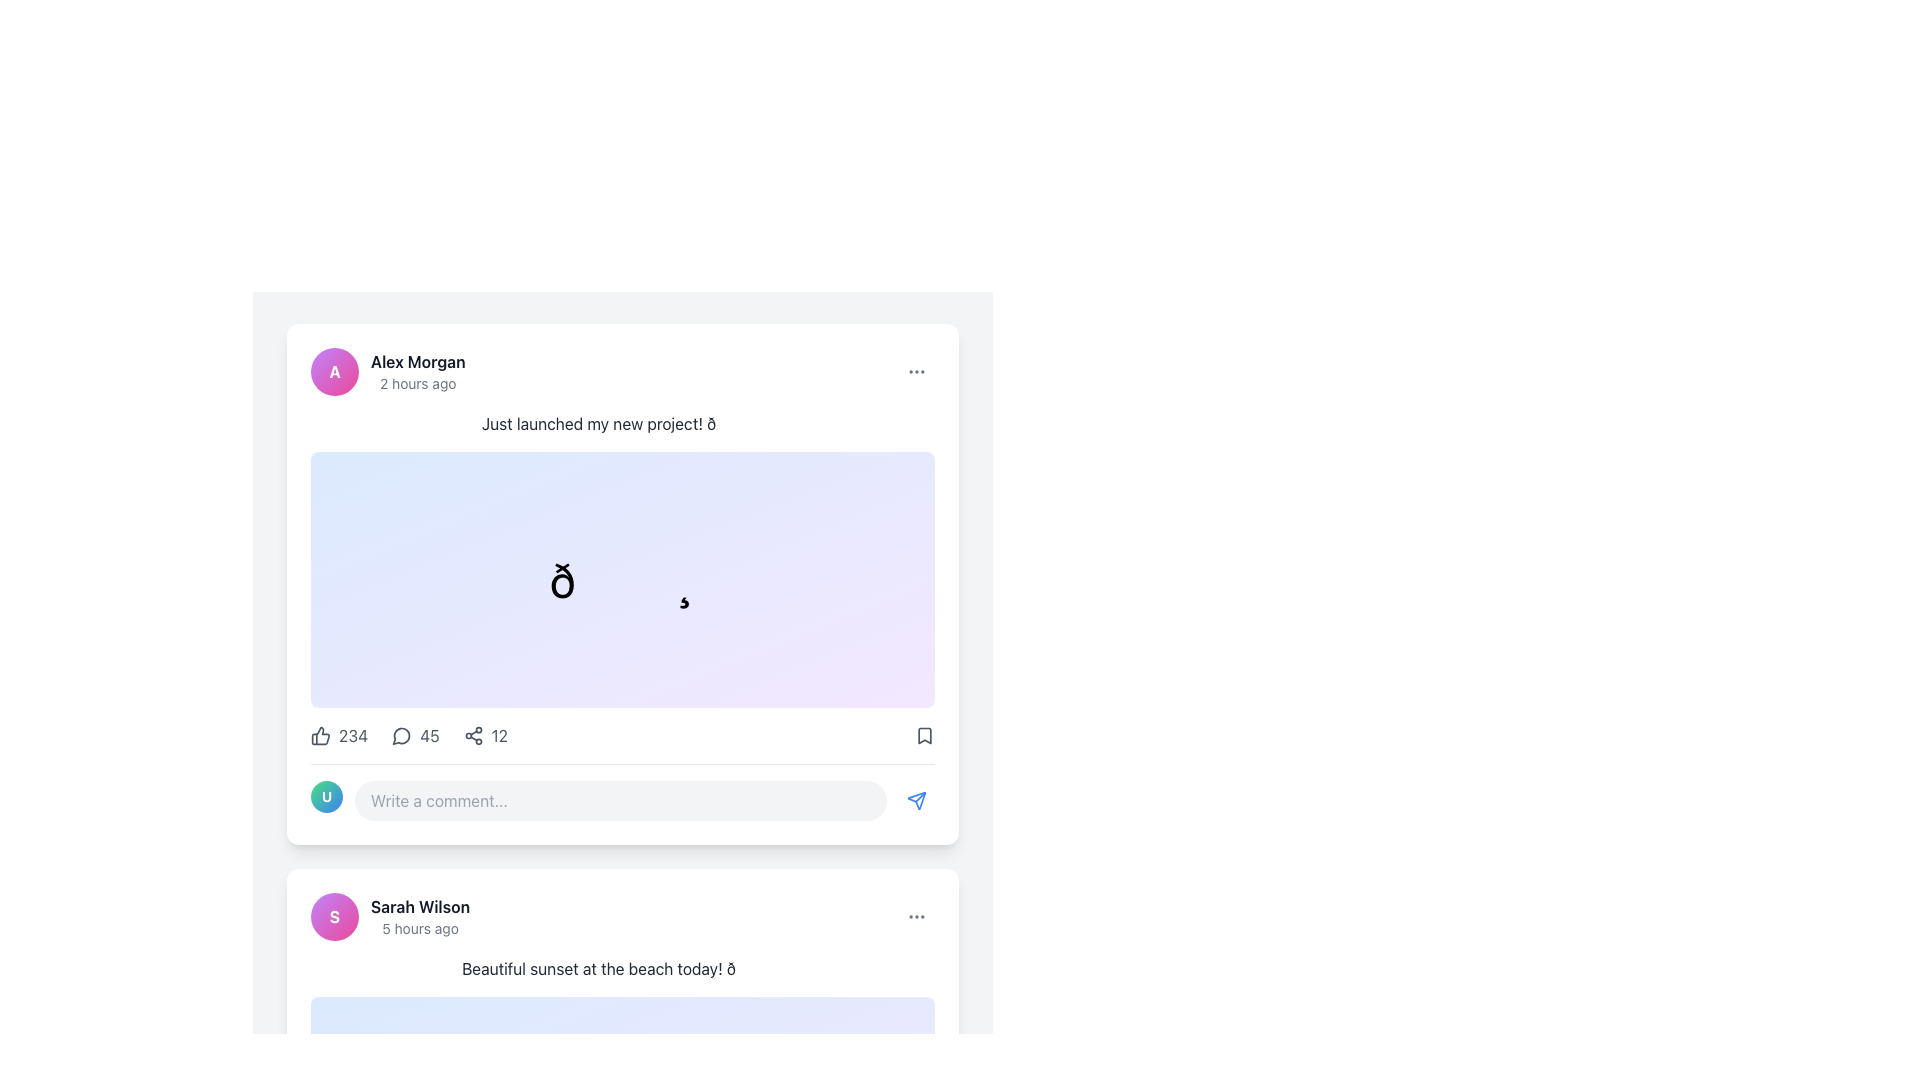 The image size is (1920, 1080). Describe the element at coordinates (419, 929) in the screenshot. I see `timestamp displayed in a smaller, grey-colored font that shows '5 hours ago', located below 'Sarah Wilson' in the bottom-left corner of the comment area` at that location.